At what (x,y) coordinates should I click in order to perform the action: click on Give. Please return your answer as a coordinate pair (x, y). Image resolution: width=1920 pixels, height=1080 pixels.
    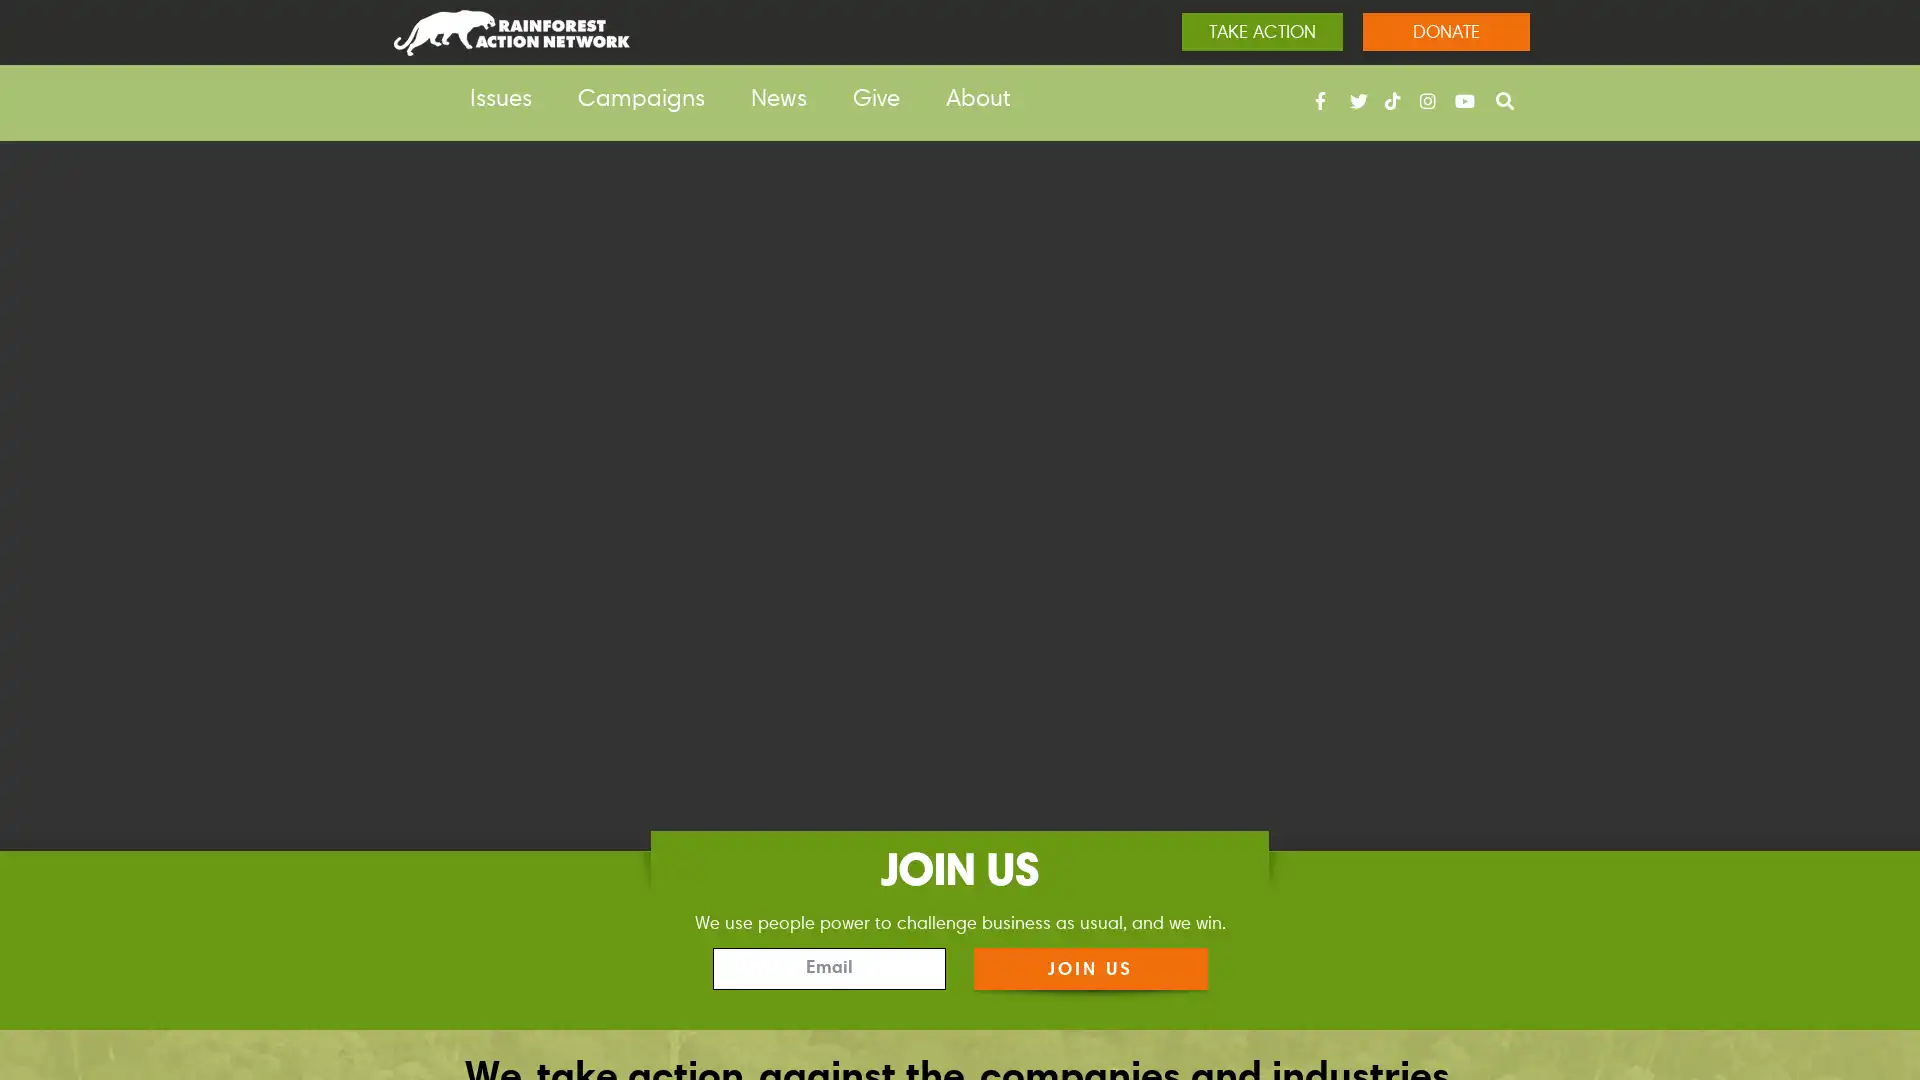
    Looking at the image, I should click on (876, 100).